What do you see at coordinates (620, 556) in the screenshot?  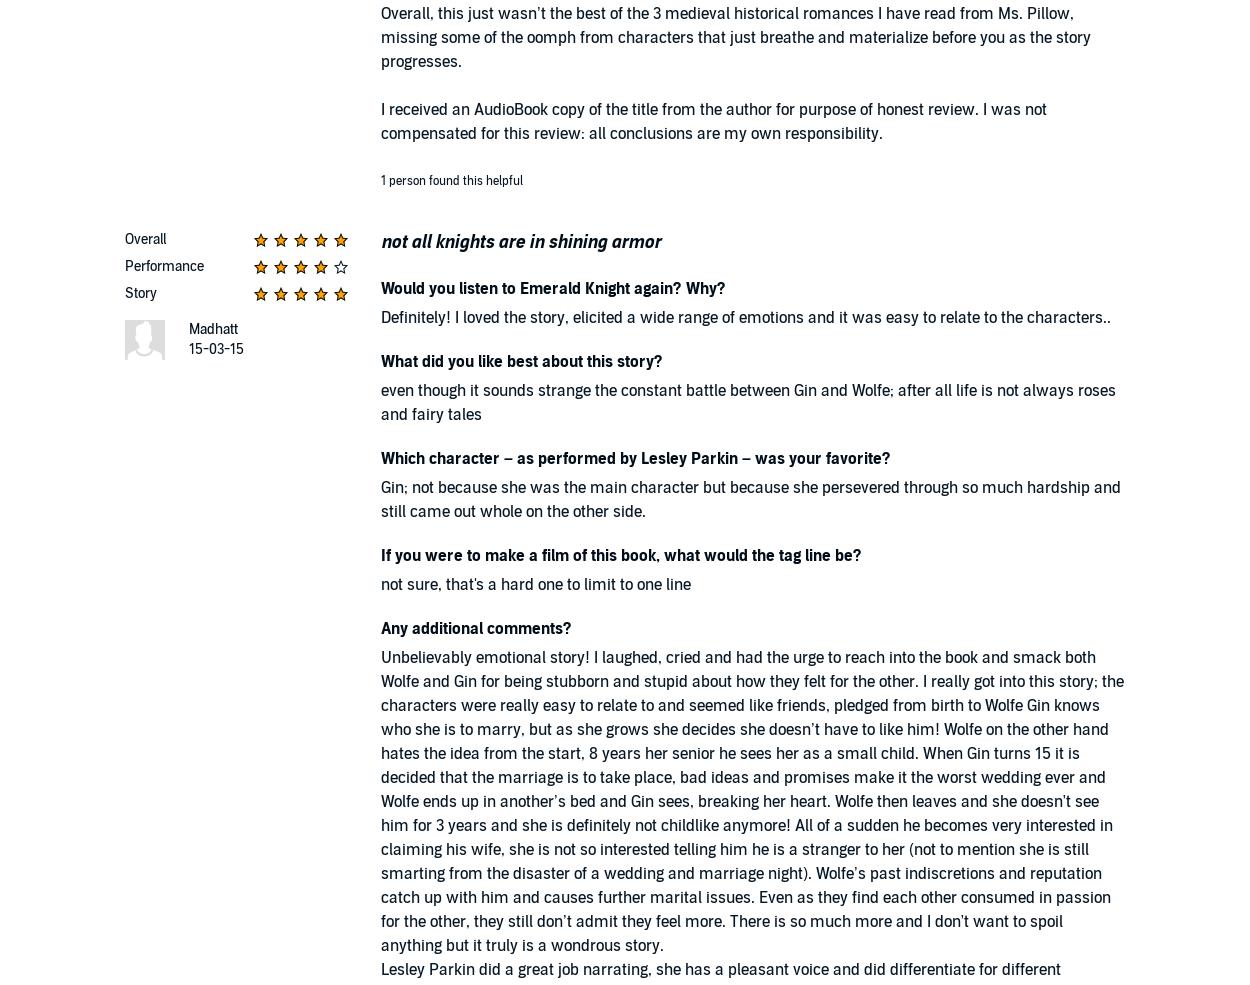 I see `'If you were to make a film of this book, what would the tag line be?'` at bounding box center [620, 556].